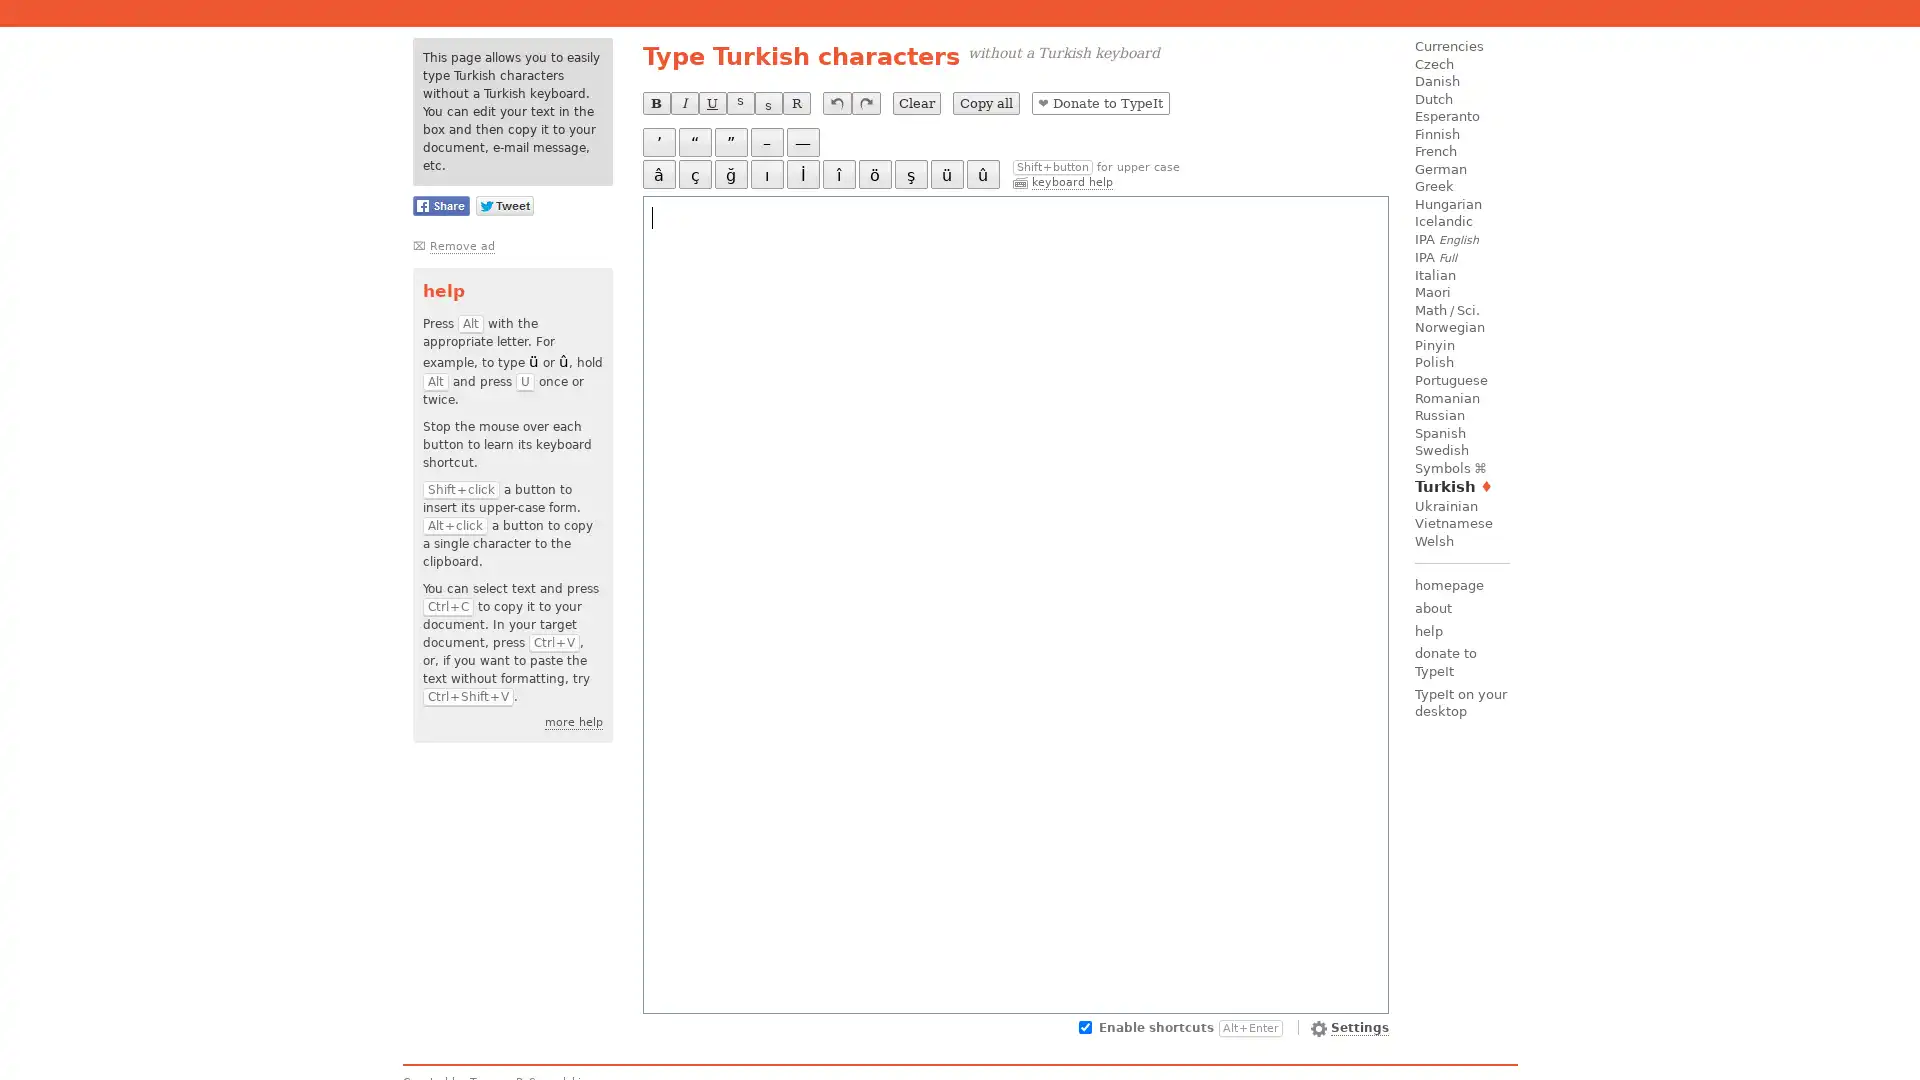 Image resolution: width=1920 pixels, height=1080 pixels. Describe the element at coordinates (915, 103) in the screenshot. I see `Clear` at that location.